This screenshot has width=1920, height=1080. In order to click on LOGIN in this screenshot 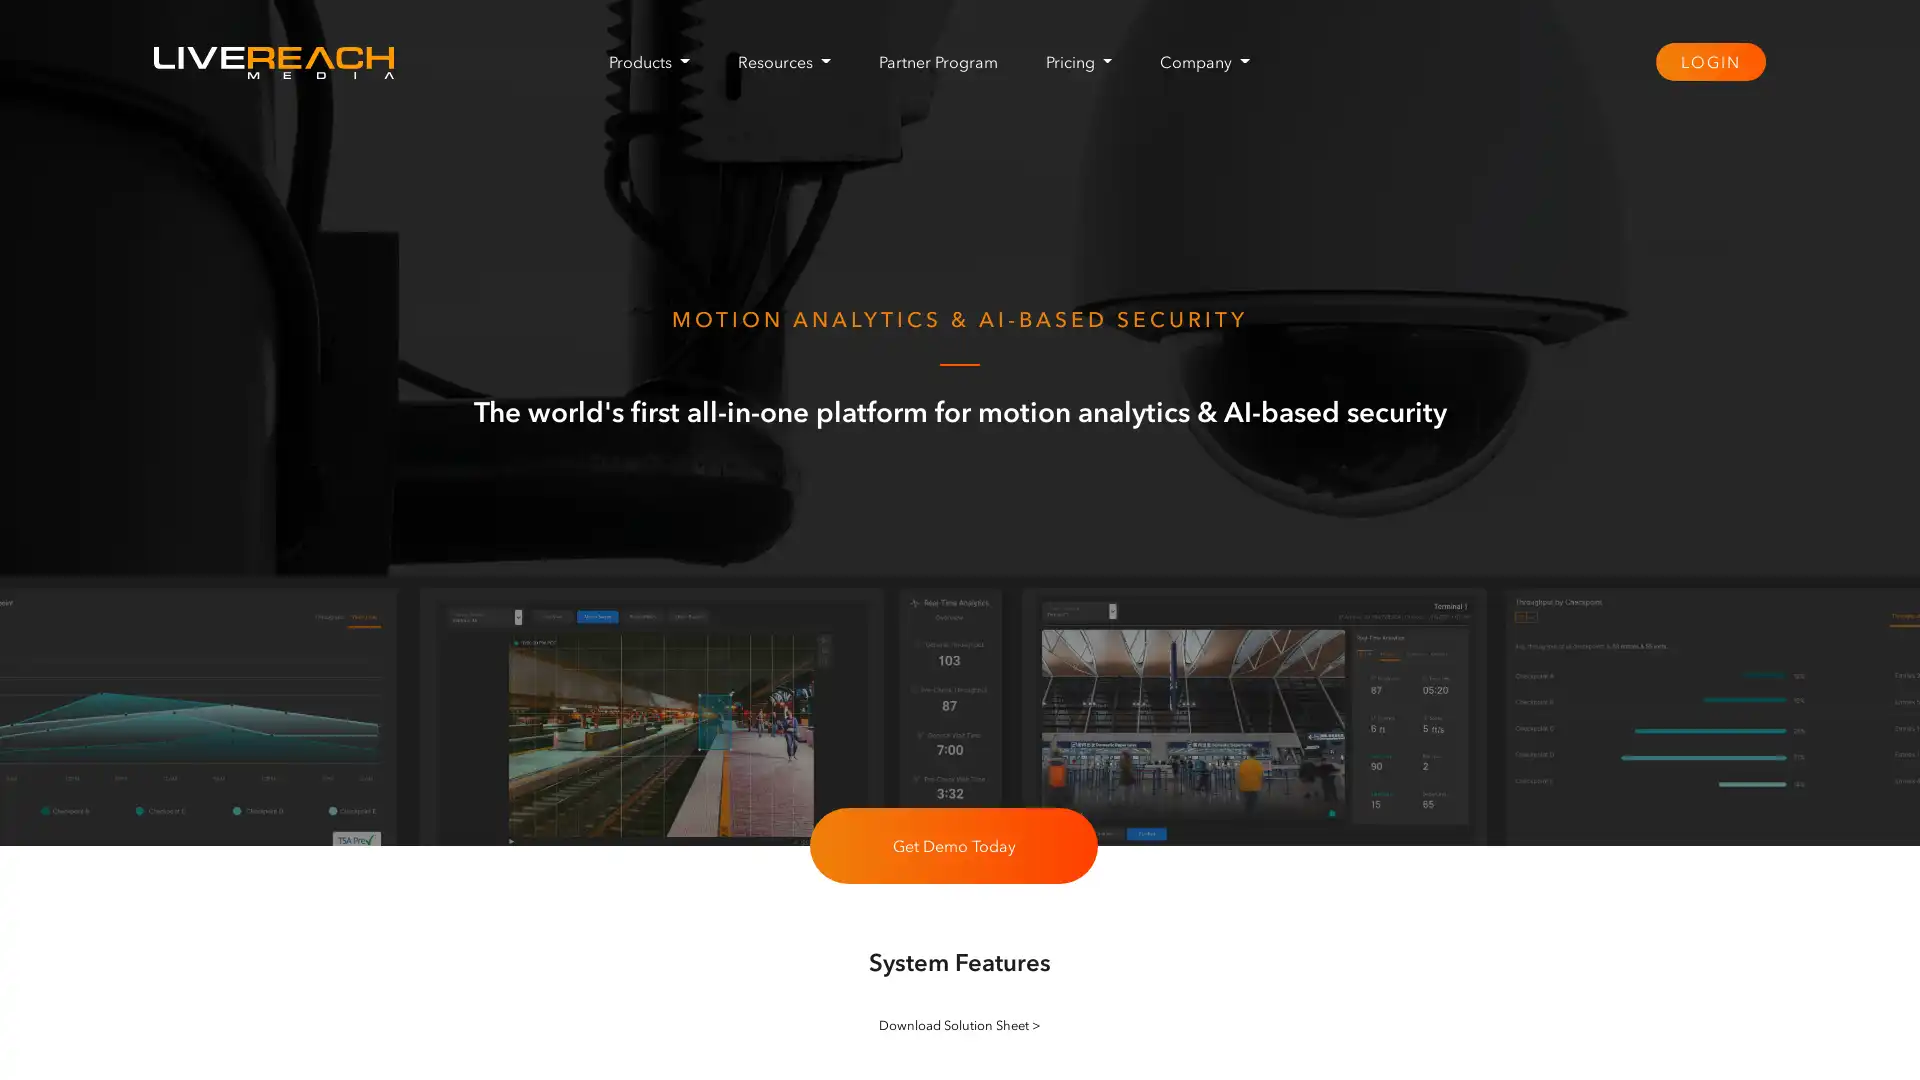, I will do `click(1708, 60)`.